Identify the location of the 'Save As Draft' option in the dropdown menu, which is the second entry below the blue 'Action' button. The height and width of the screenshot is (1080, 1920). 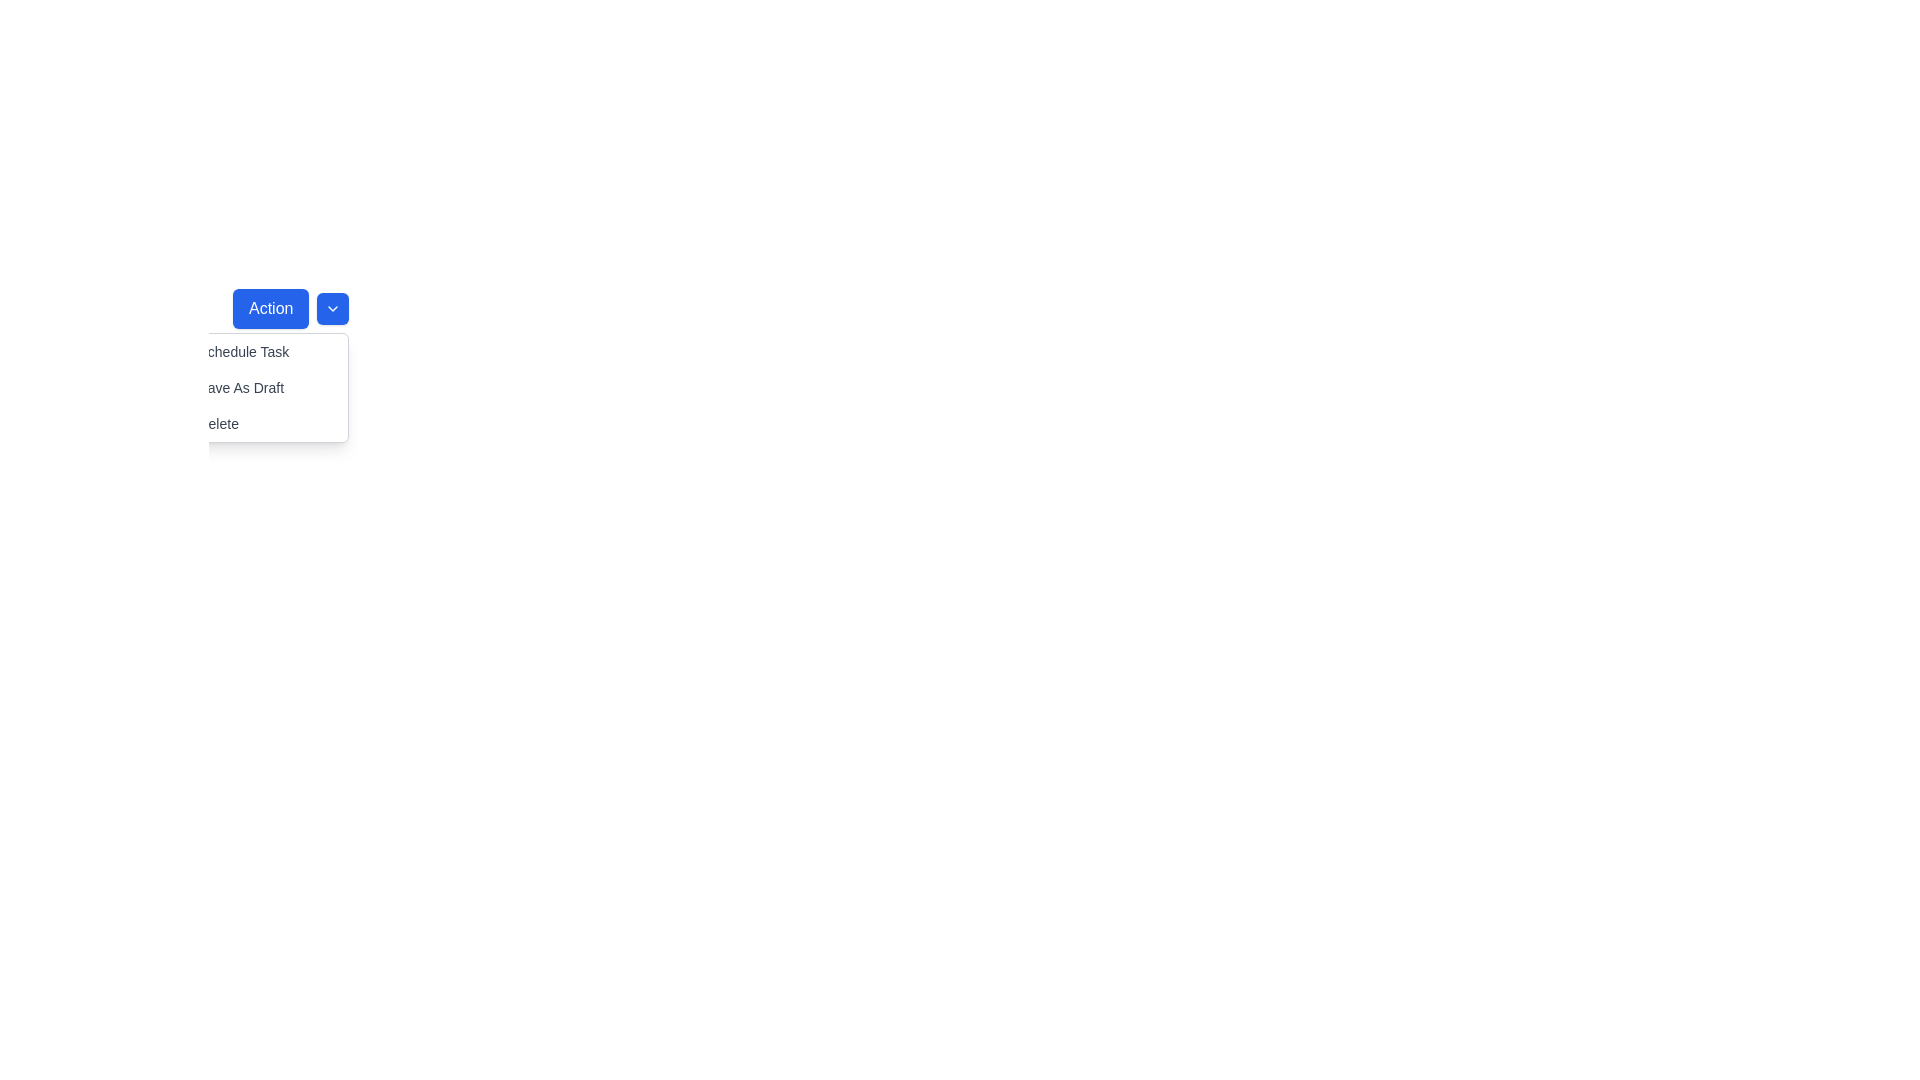
(252, 388).